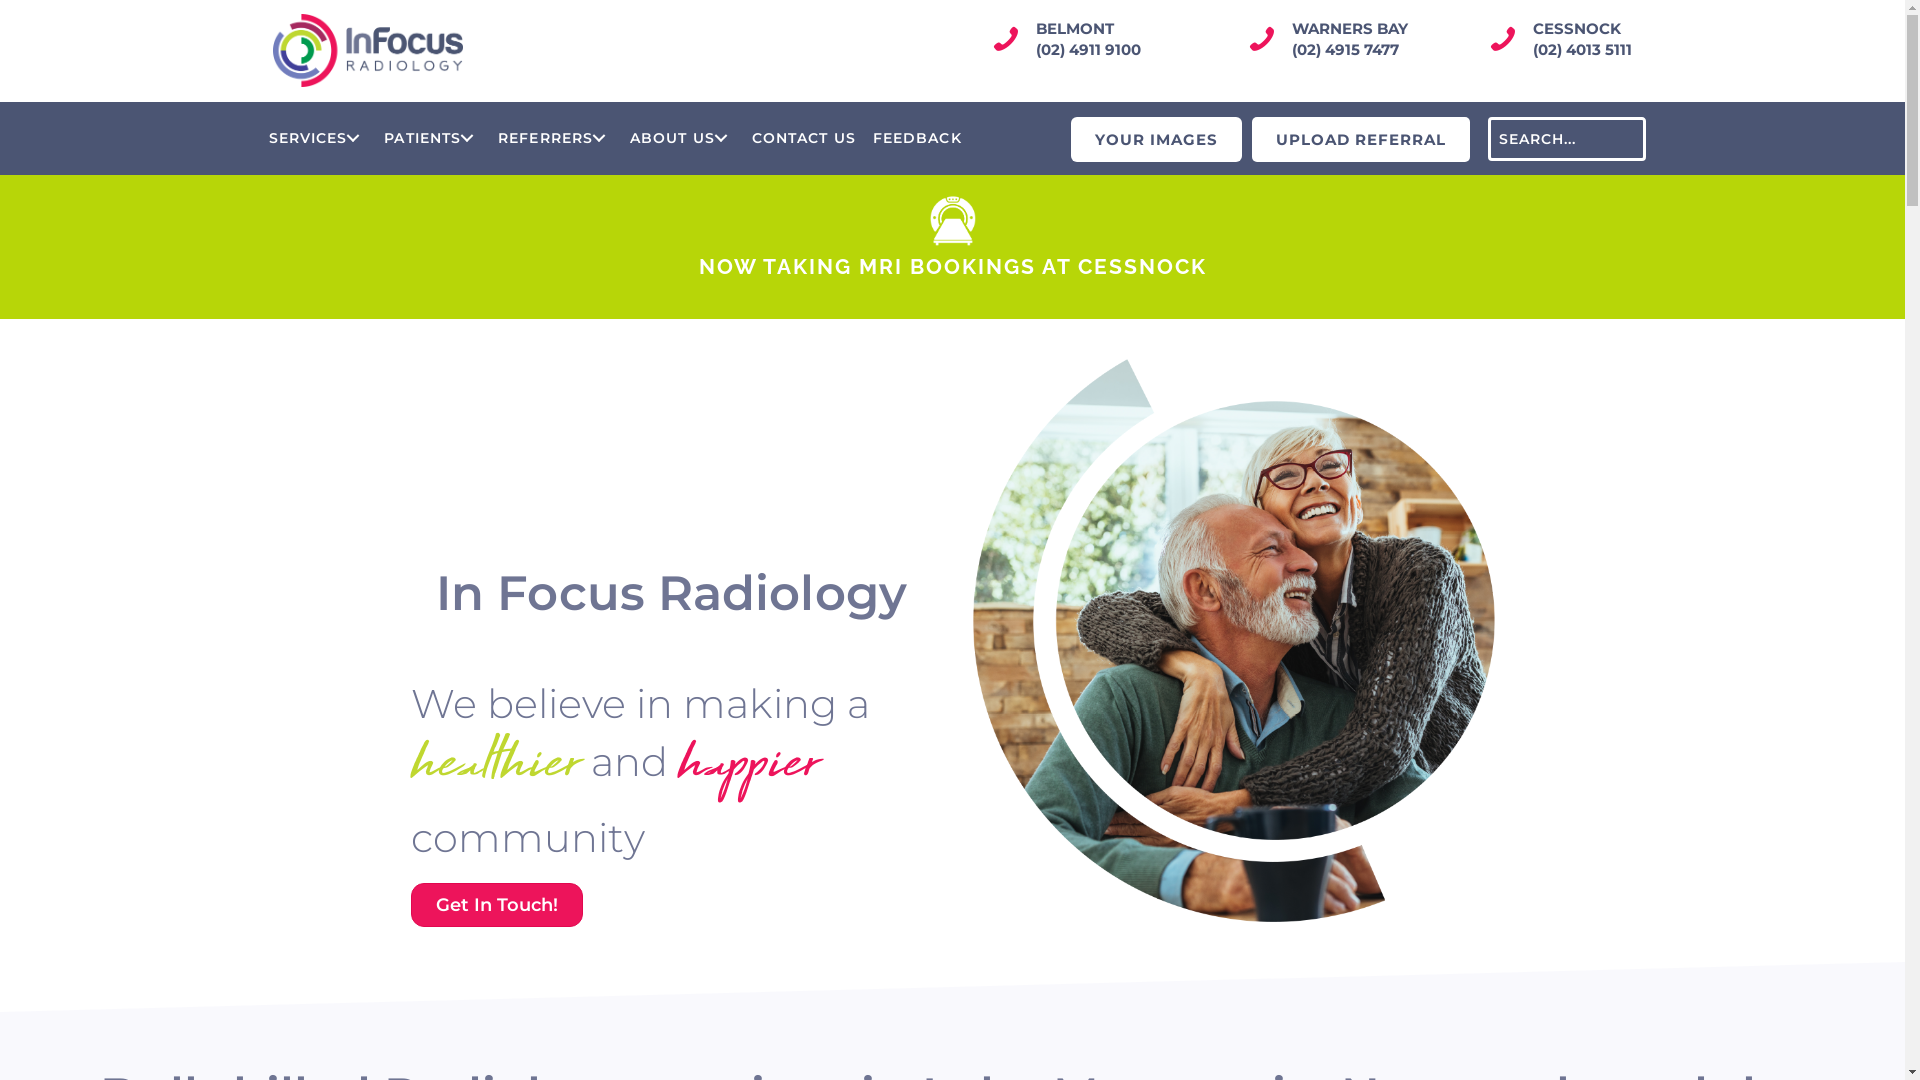 Image resolution: width=1920 pixels, height=1080 pixels. I want to click on 'MRI', so click(952, 220).